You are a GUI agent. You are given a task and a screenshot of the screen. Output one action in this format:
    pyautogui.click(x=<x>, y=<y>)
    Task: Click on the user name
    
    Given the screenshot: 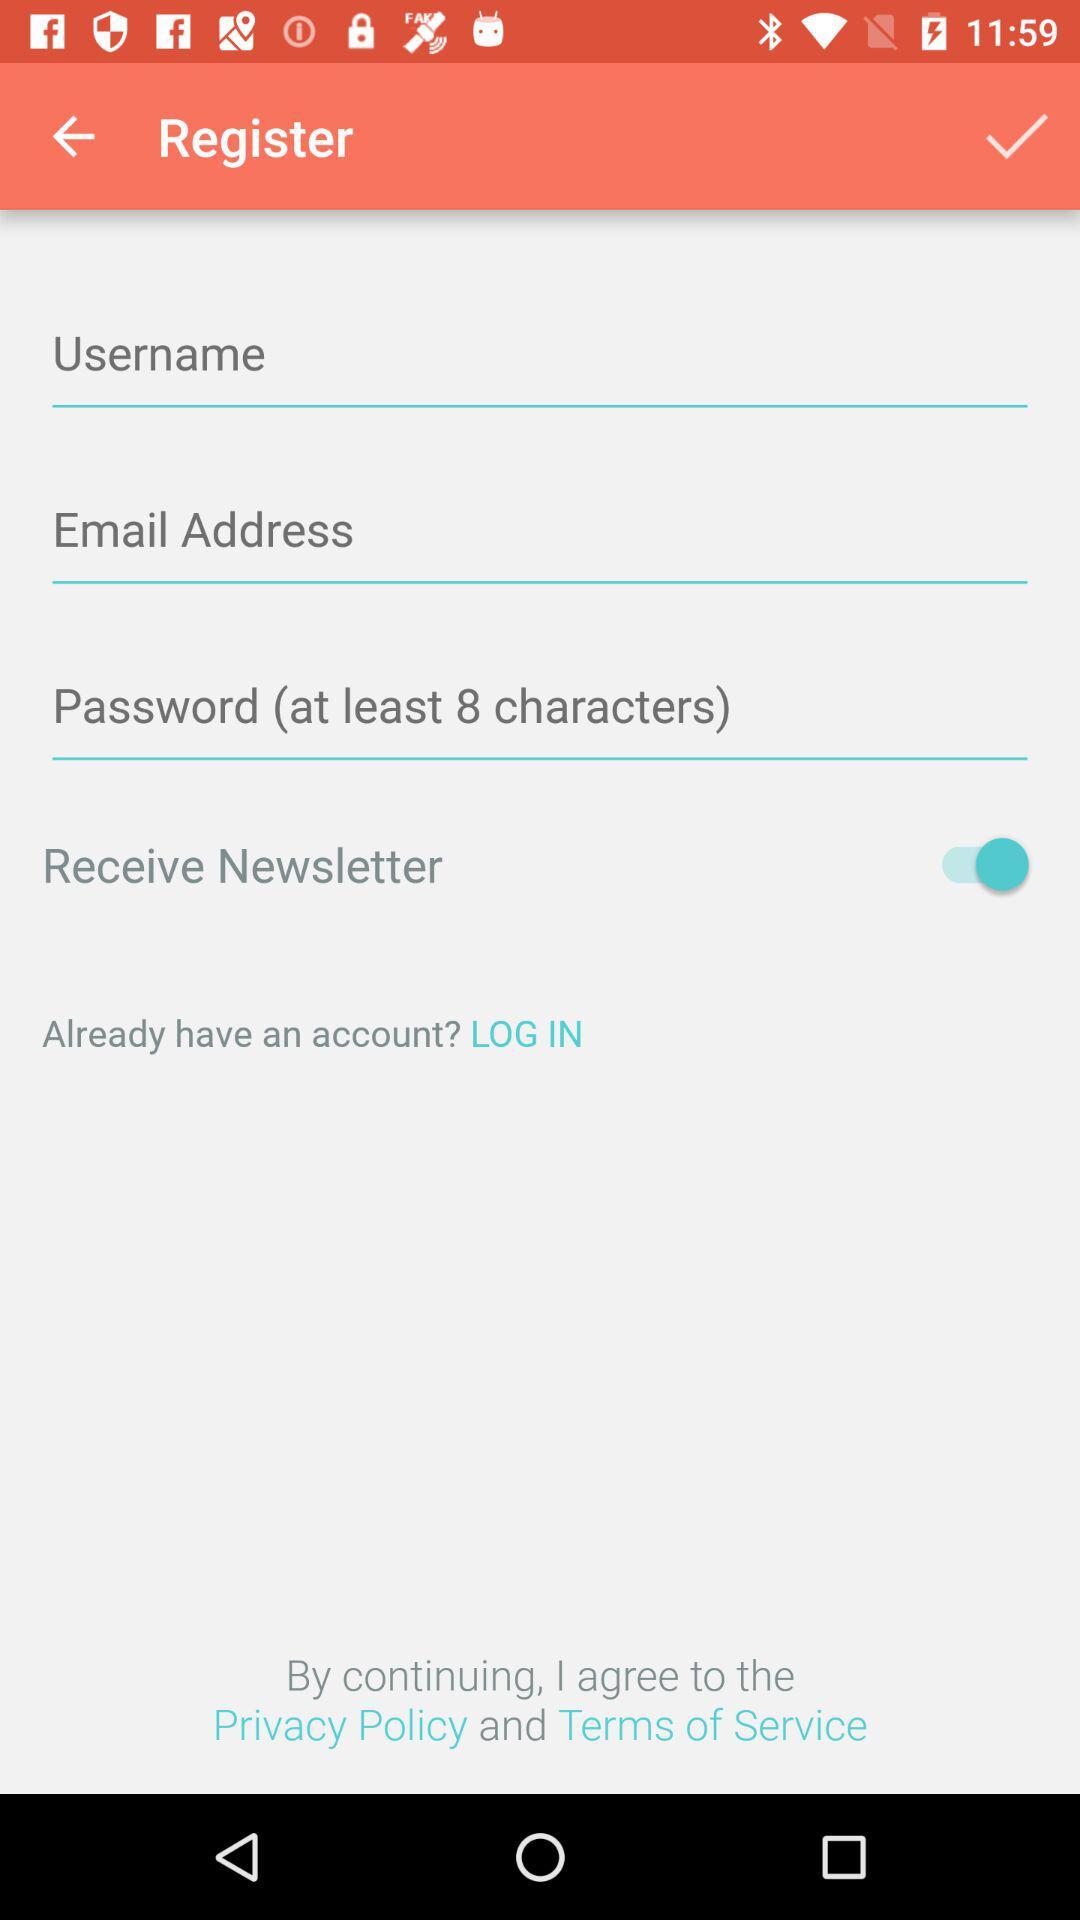 What is the action you would take?
    pyautogui.click(x=540, y=354)
    